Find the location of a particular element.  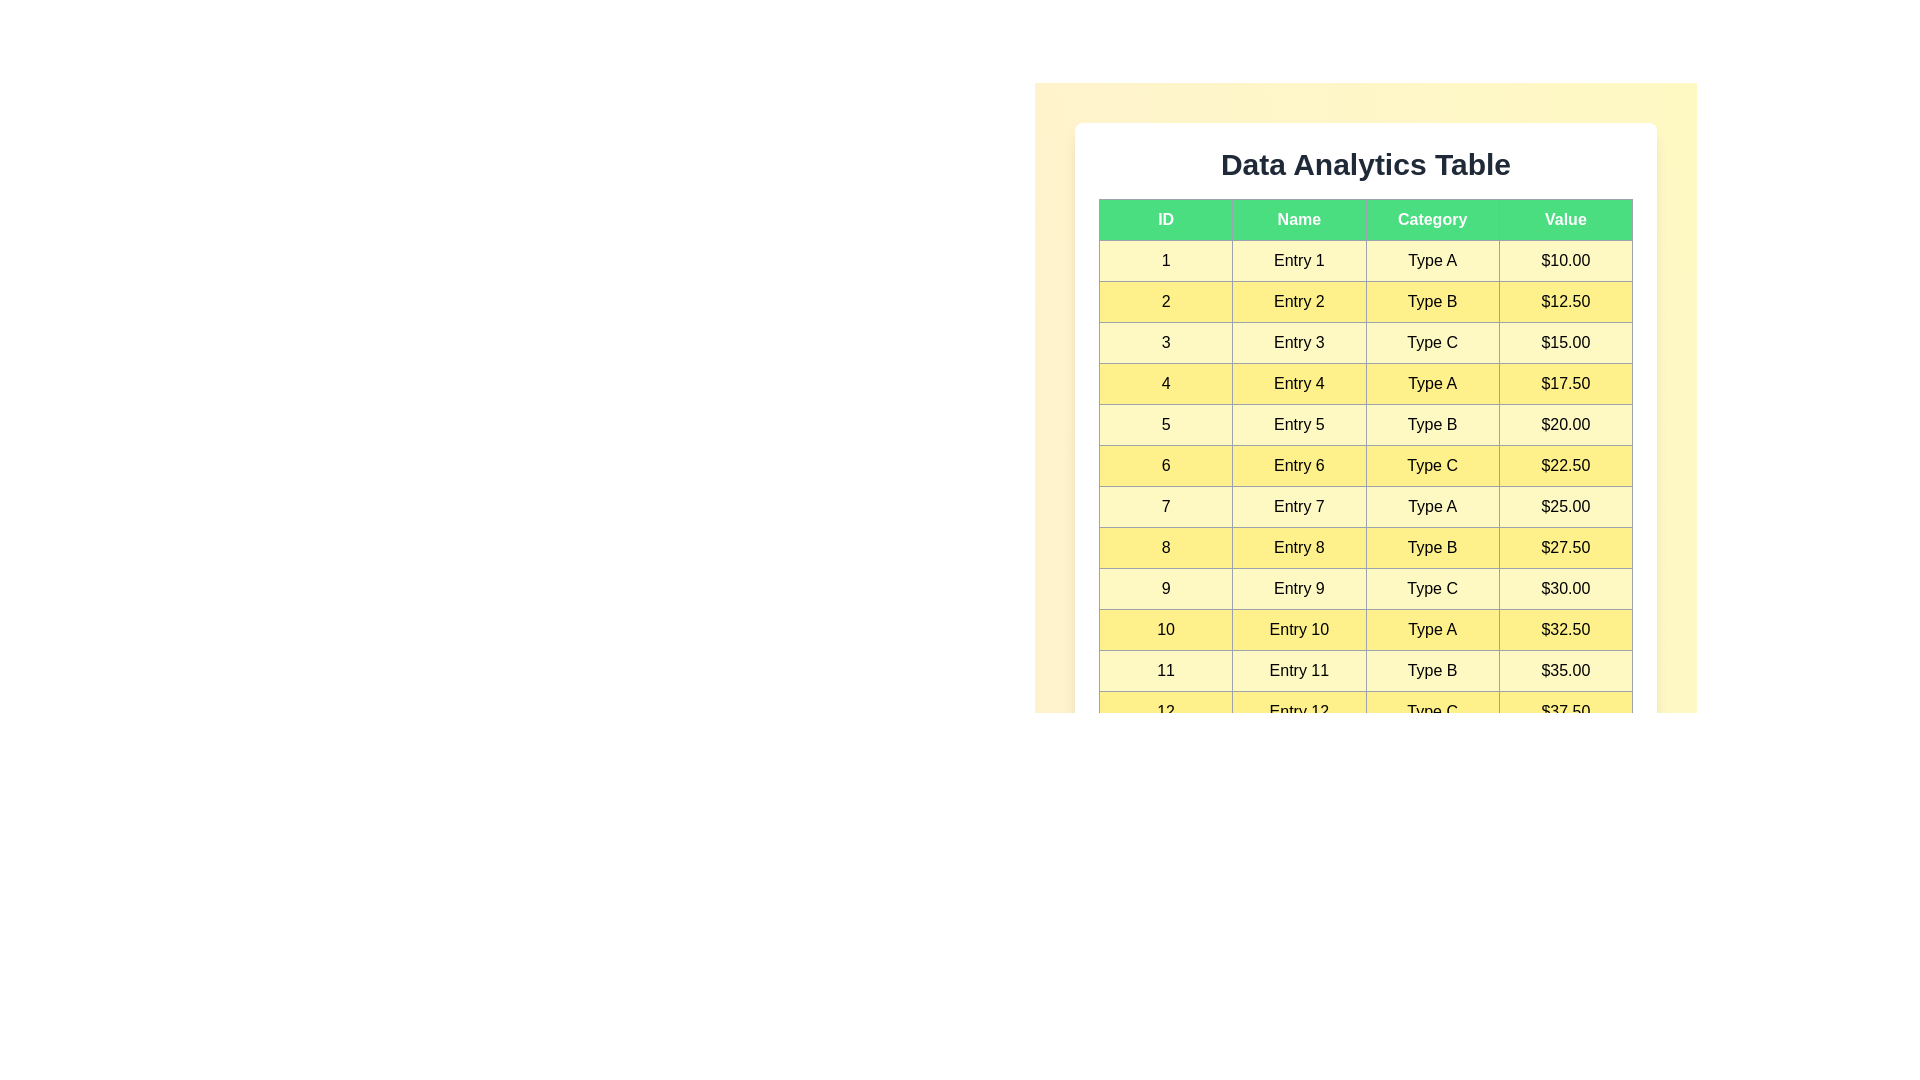

the column header ID to sort rows is located at coordinates (1166, 219).